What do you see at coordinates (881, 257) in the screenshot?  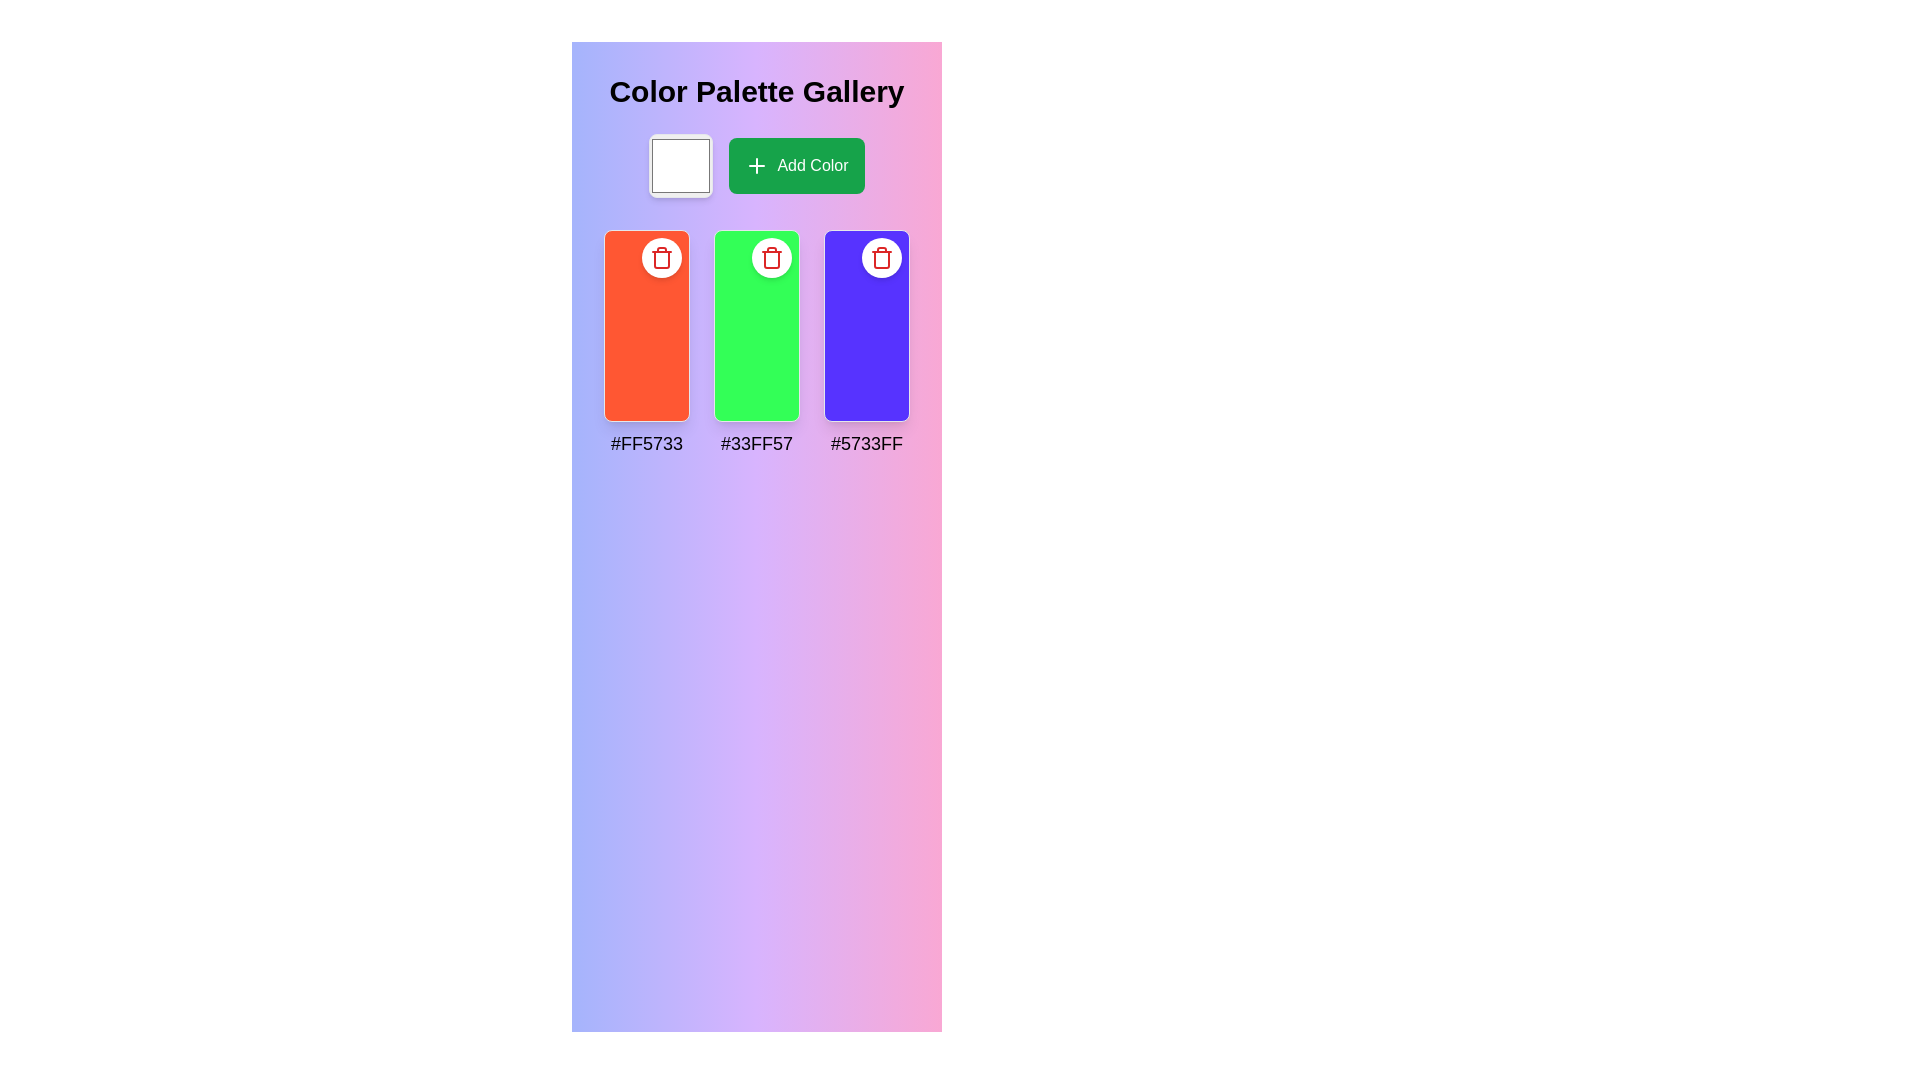 I see `the circular delete button with a red trash bin icon located at the top-right corner of the color card labeled '#5733FF'` at bounding box center [881, 257].